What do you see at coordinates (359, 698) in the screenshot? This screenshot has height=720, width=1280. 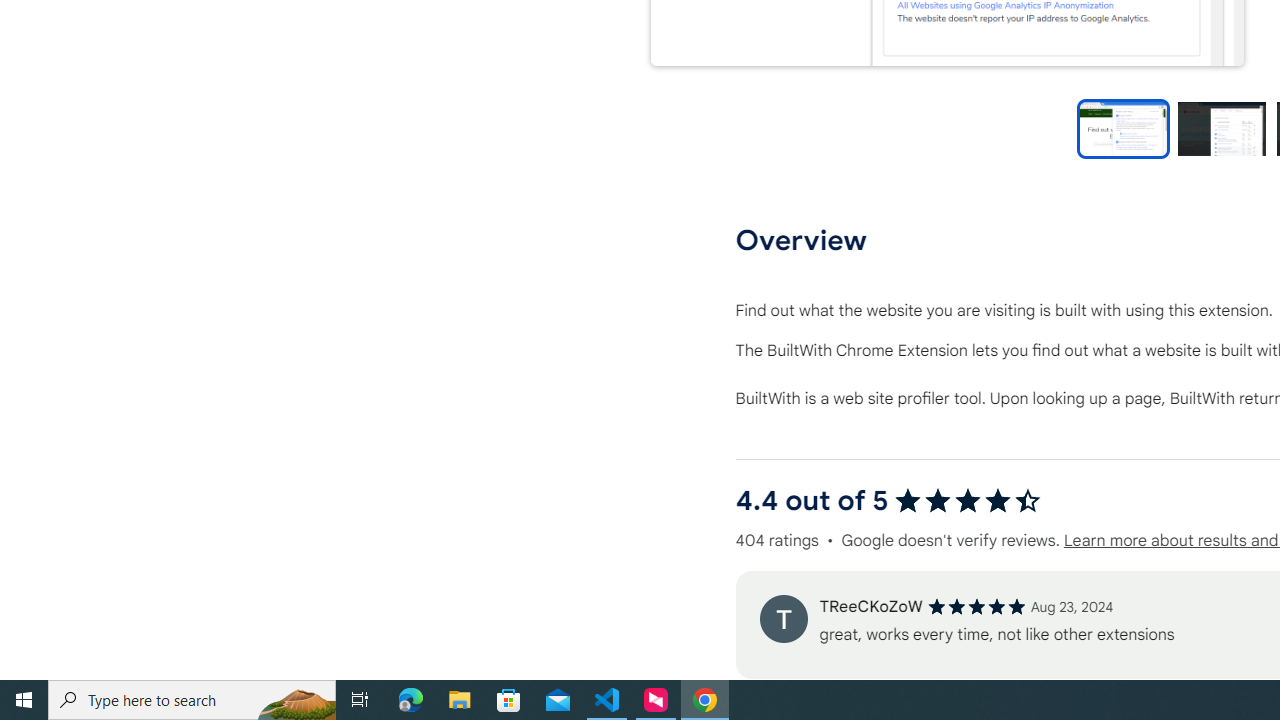 I see `'Task View'` at bounding box center [359, 698].